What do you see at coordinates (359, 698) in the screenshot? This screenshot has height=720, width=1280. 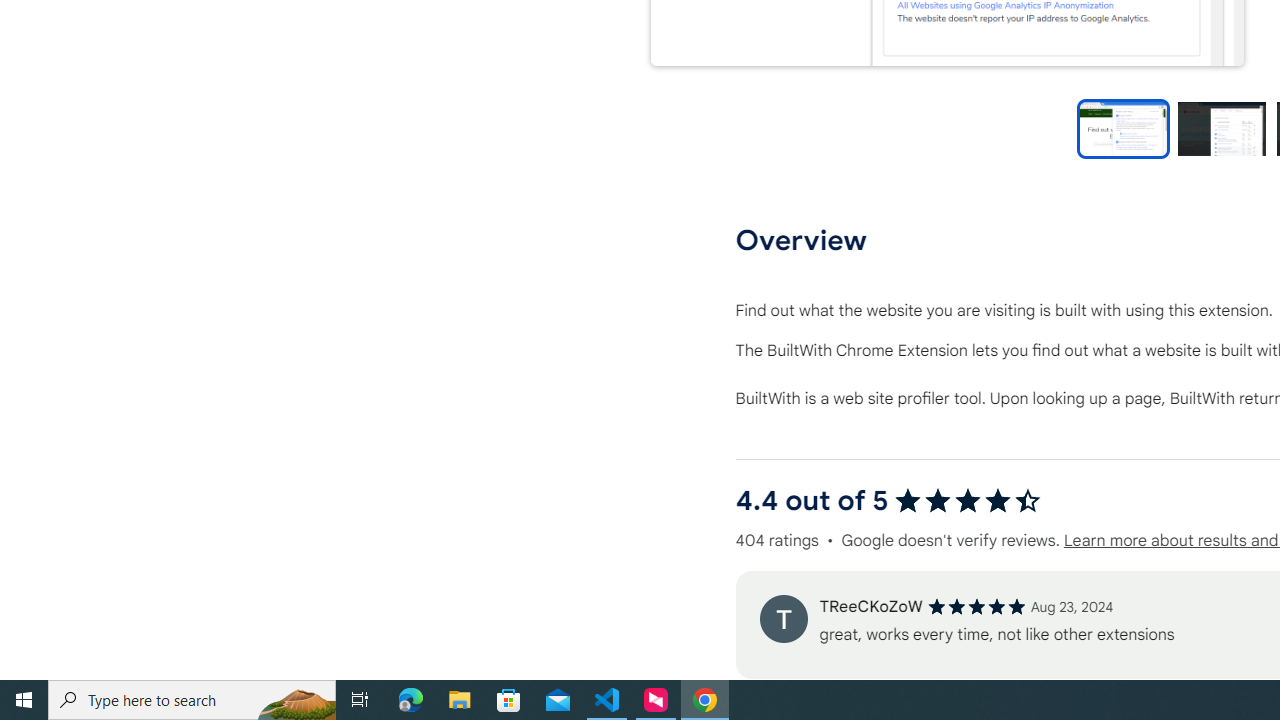 I see `'Task View'` at bounding box center [359, 698].